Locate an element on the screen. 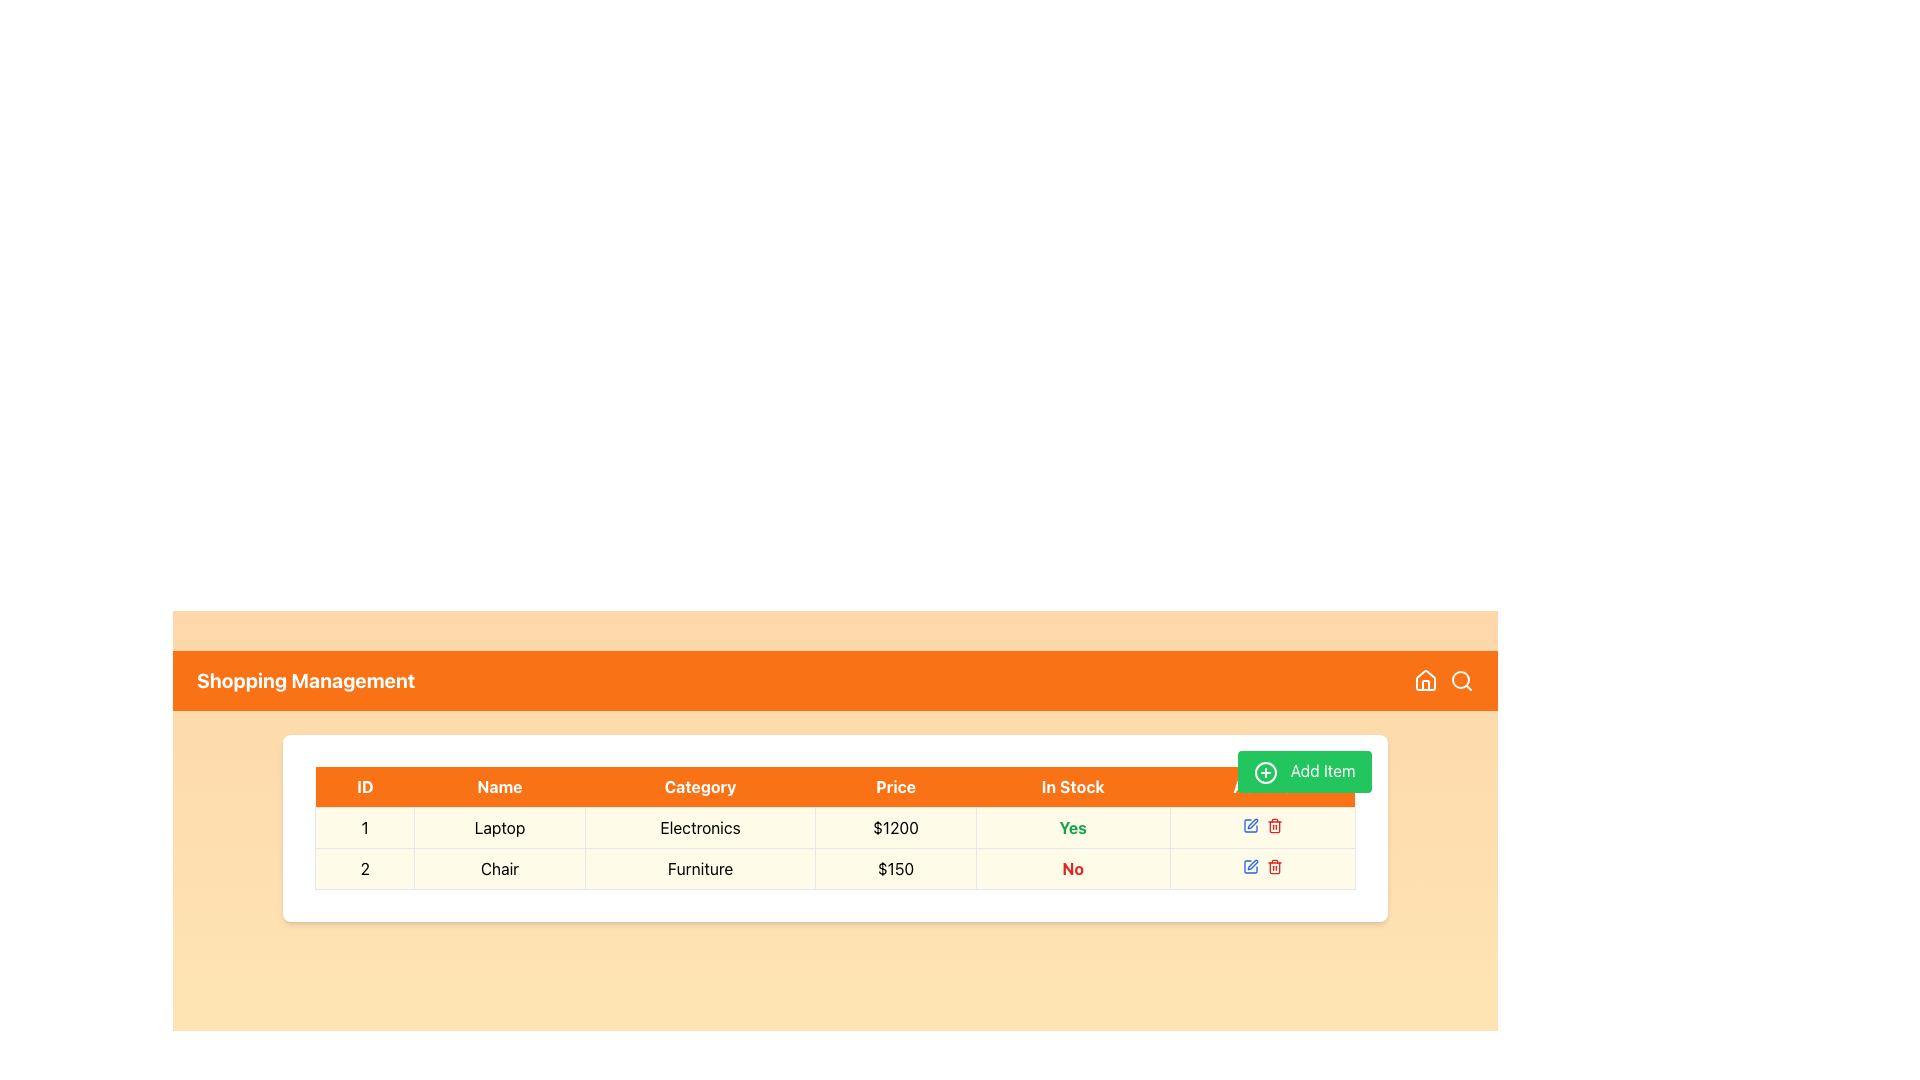 Image resolution: width=1920 pixels, height=1080 pixels. the 'Actions' text label, which is the last column header in the table, styled in white on an orange strip is located at coordinates (1261, 786).